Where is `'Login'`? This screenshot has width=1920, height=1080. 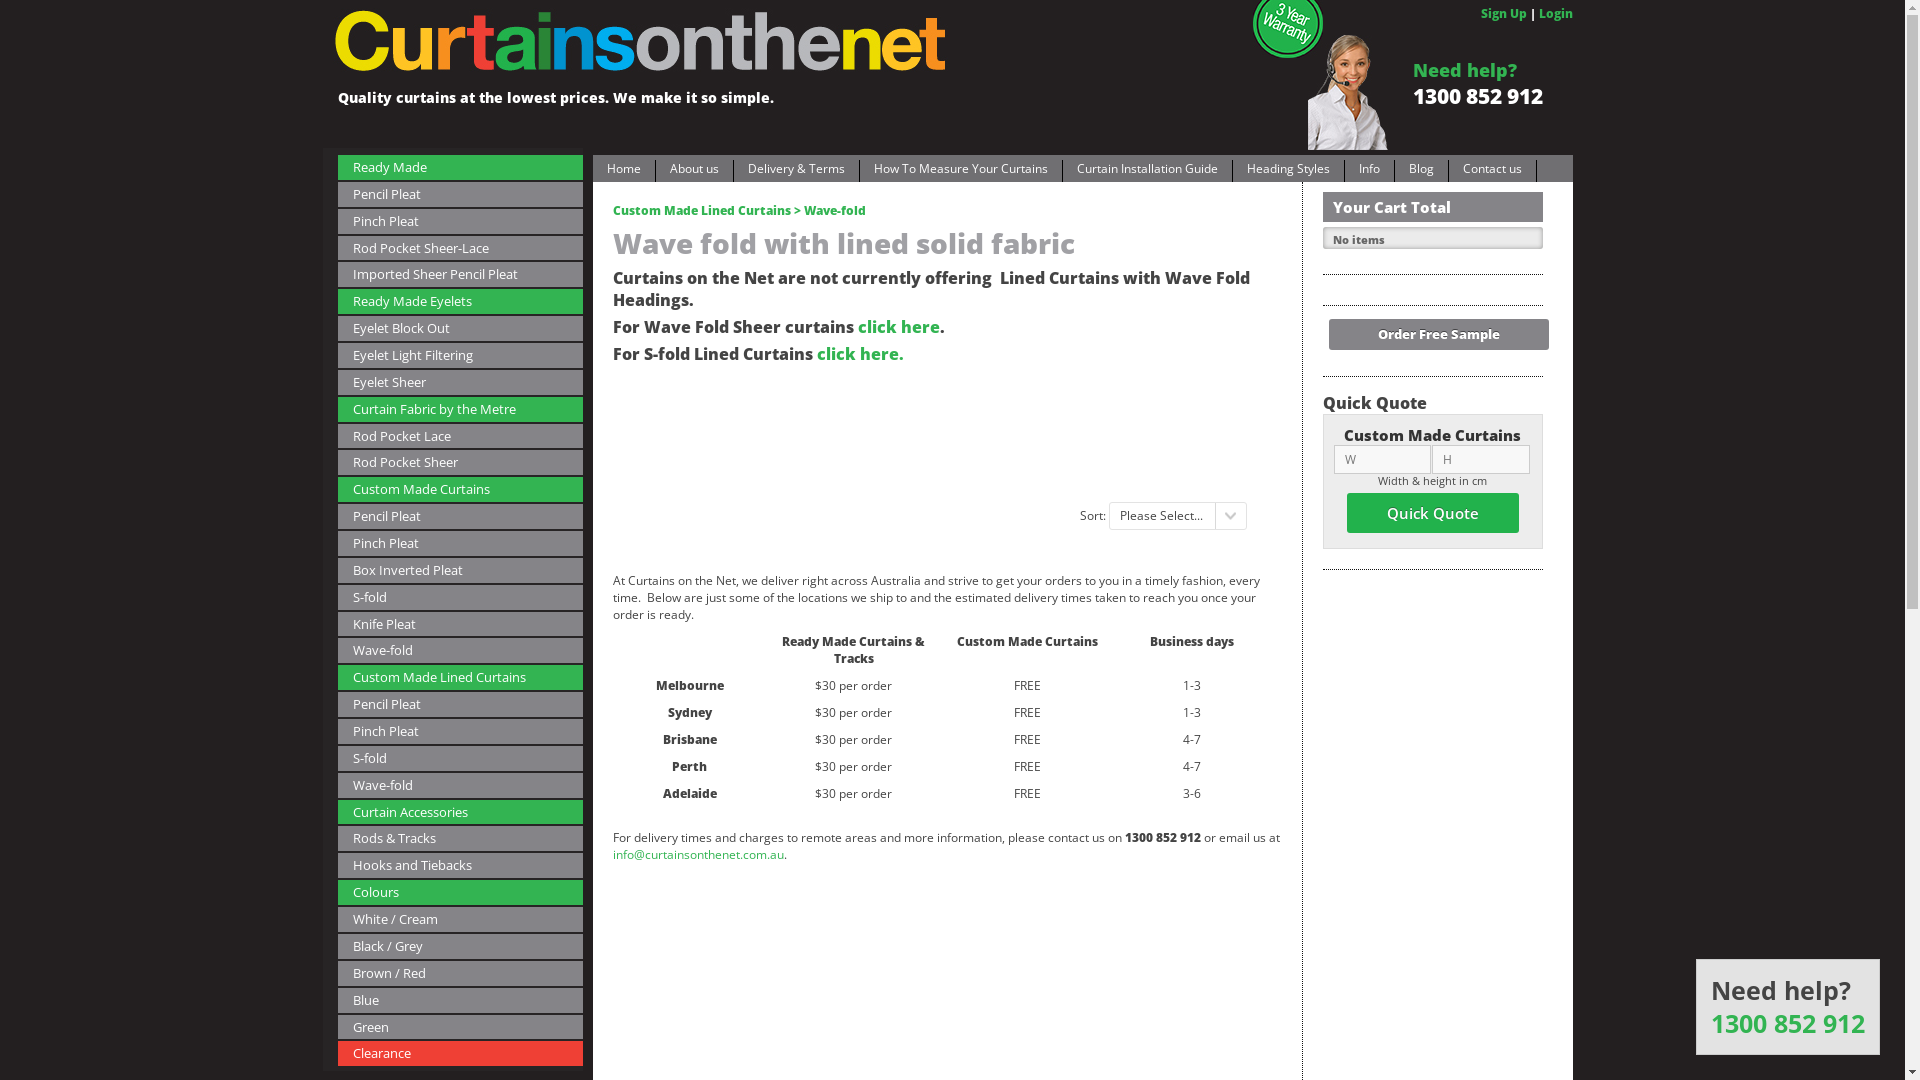
'Login' is located at coordinates (1554, 13).